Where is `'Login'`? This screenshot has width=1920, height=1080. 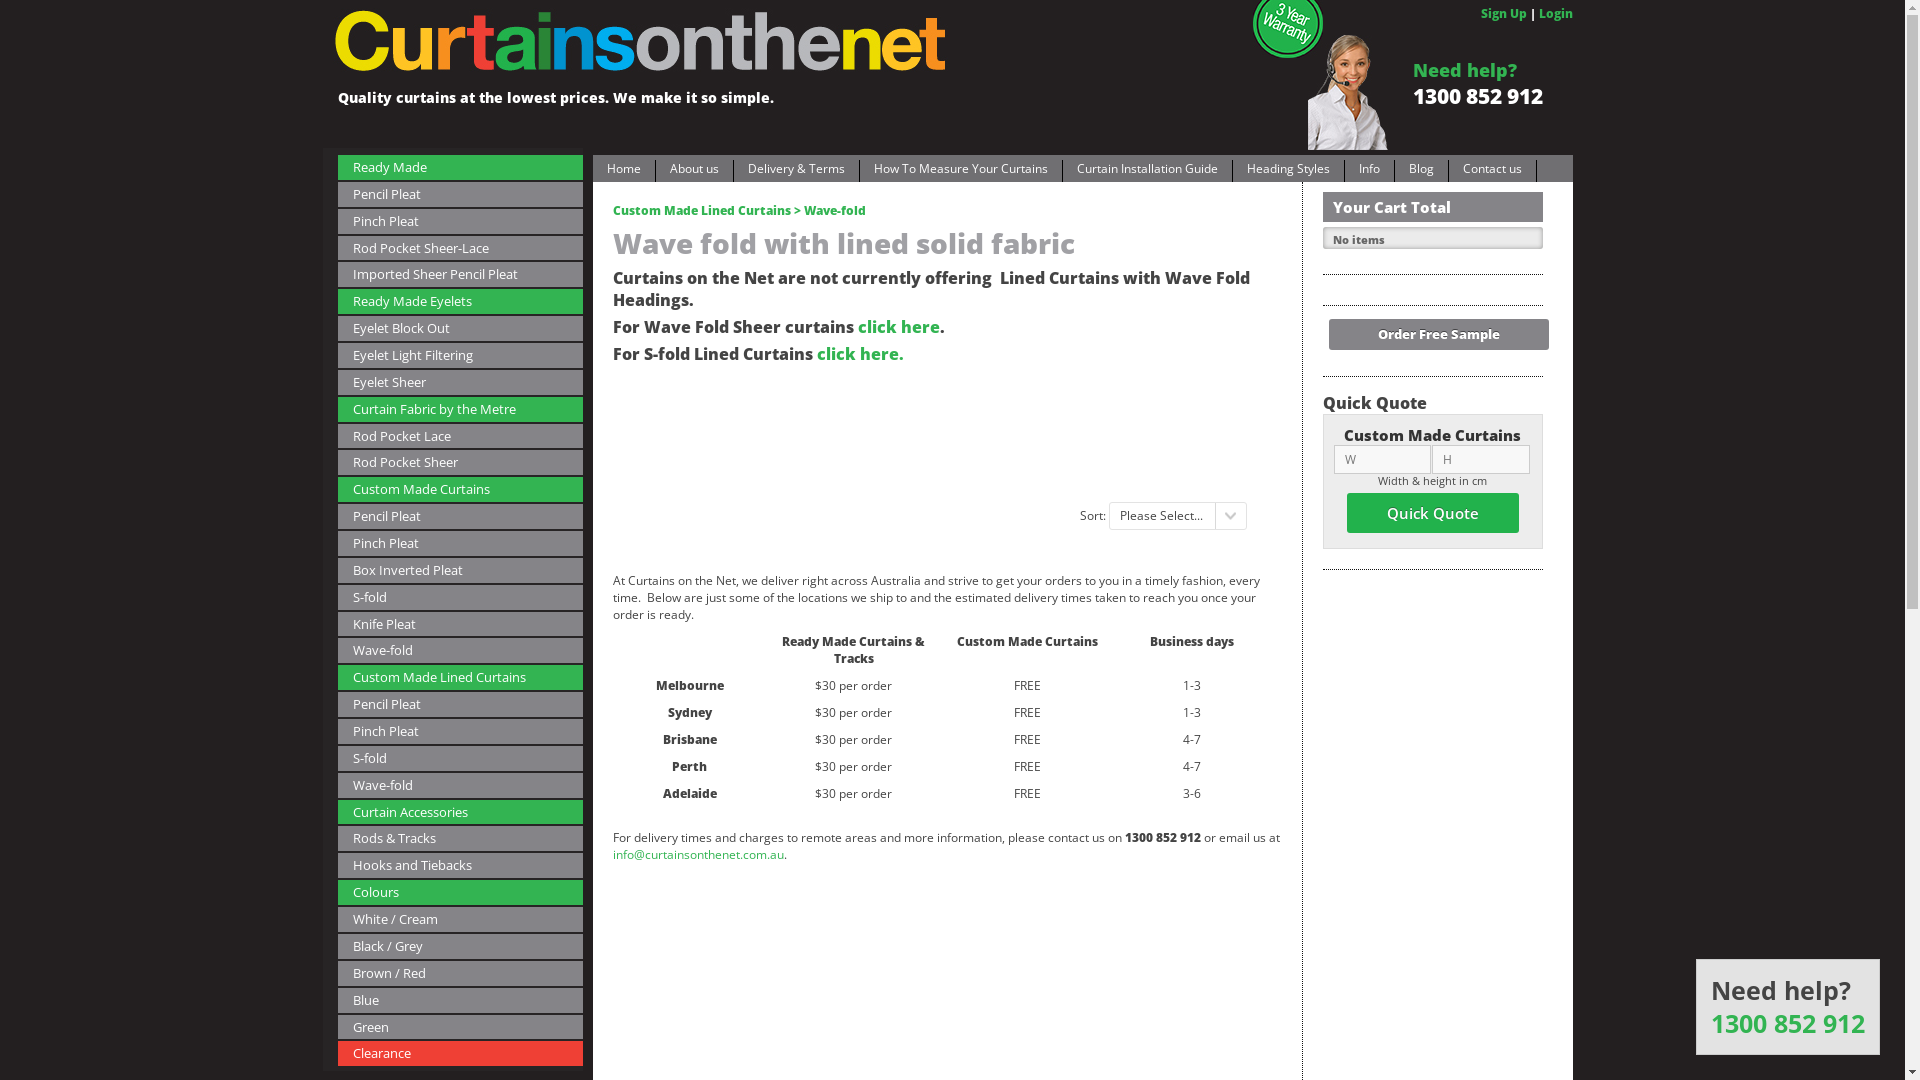
'Login' is located at coordinates (1554, 13).